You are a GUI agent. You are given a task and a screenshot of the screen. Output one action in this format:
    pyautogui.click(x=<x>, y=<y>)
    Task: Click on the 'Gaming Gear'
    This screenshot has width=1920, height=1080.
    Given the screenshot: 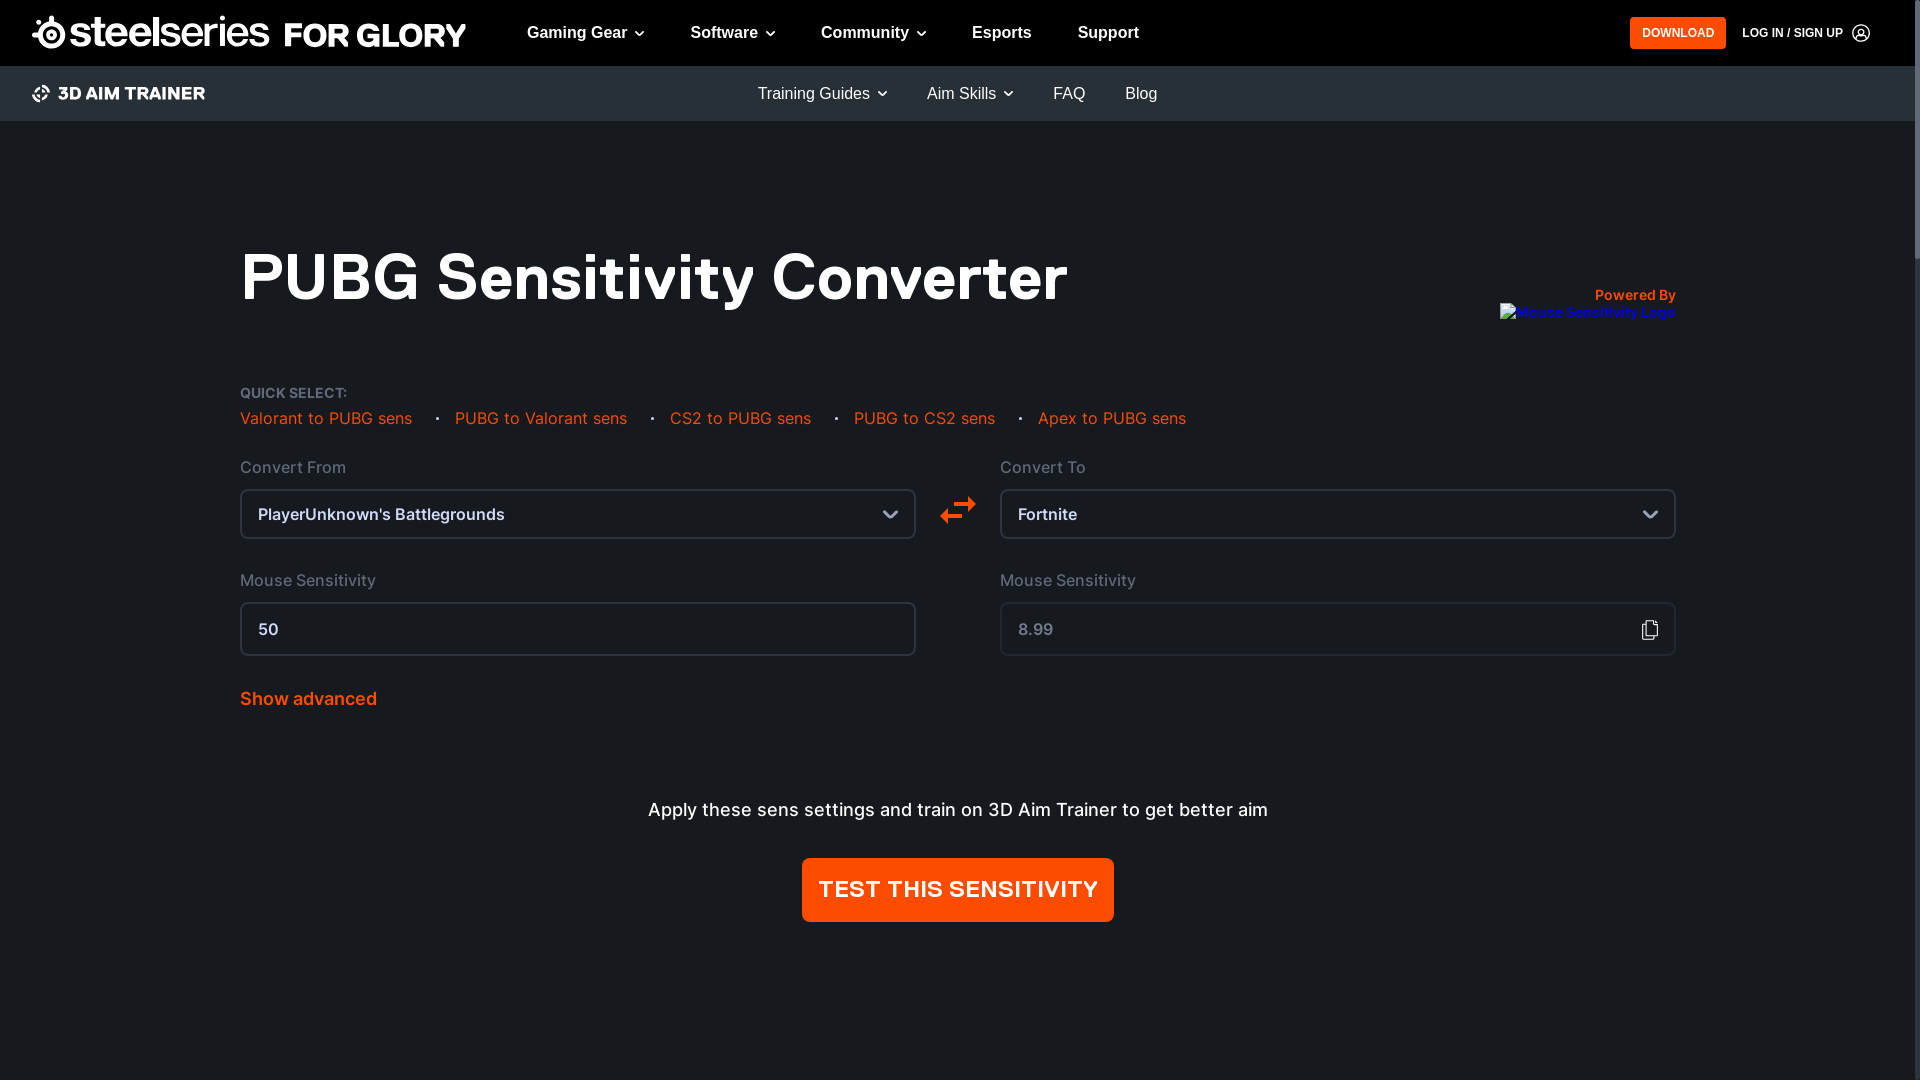 What is the action you would take?
    pyautogui.click(x=584, y=33)
    